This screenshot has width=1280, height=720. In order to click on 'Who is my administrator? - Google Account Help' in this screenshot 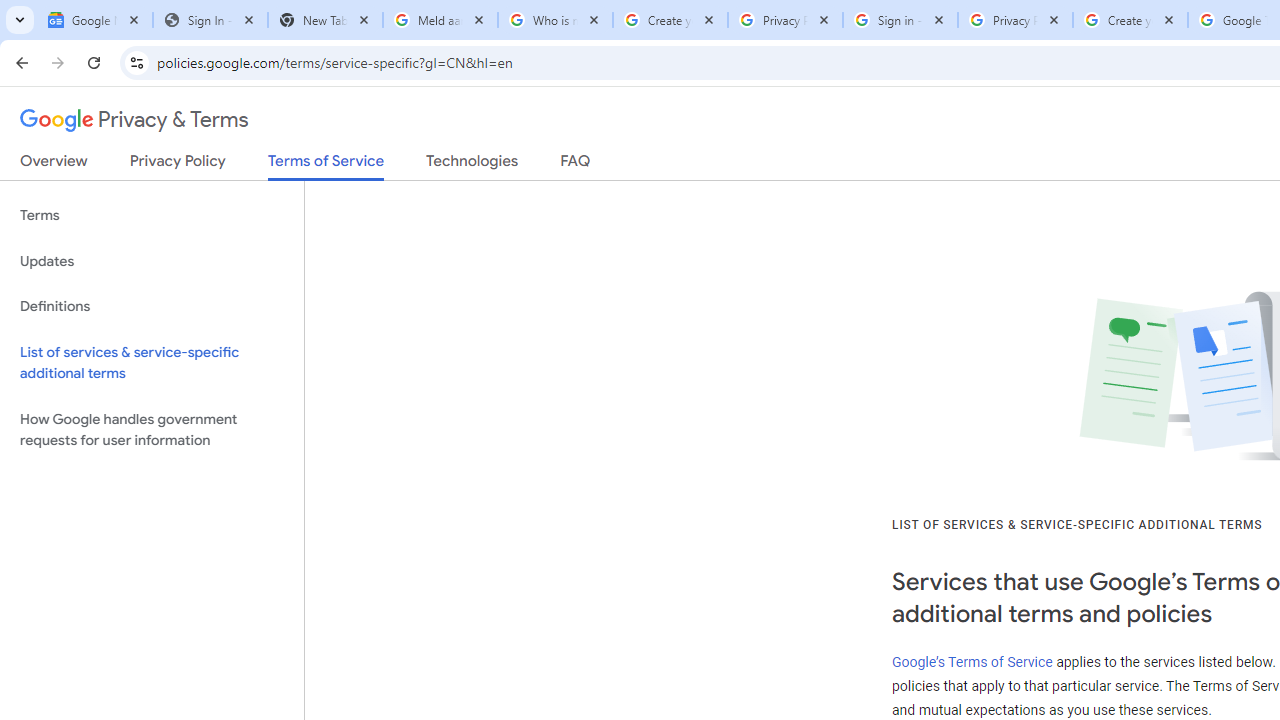, I will do `click(555, 20)`.